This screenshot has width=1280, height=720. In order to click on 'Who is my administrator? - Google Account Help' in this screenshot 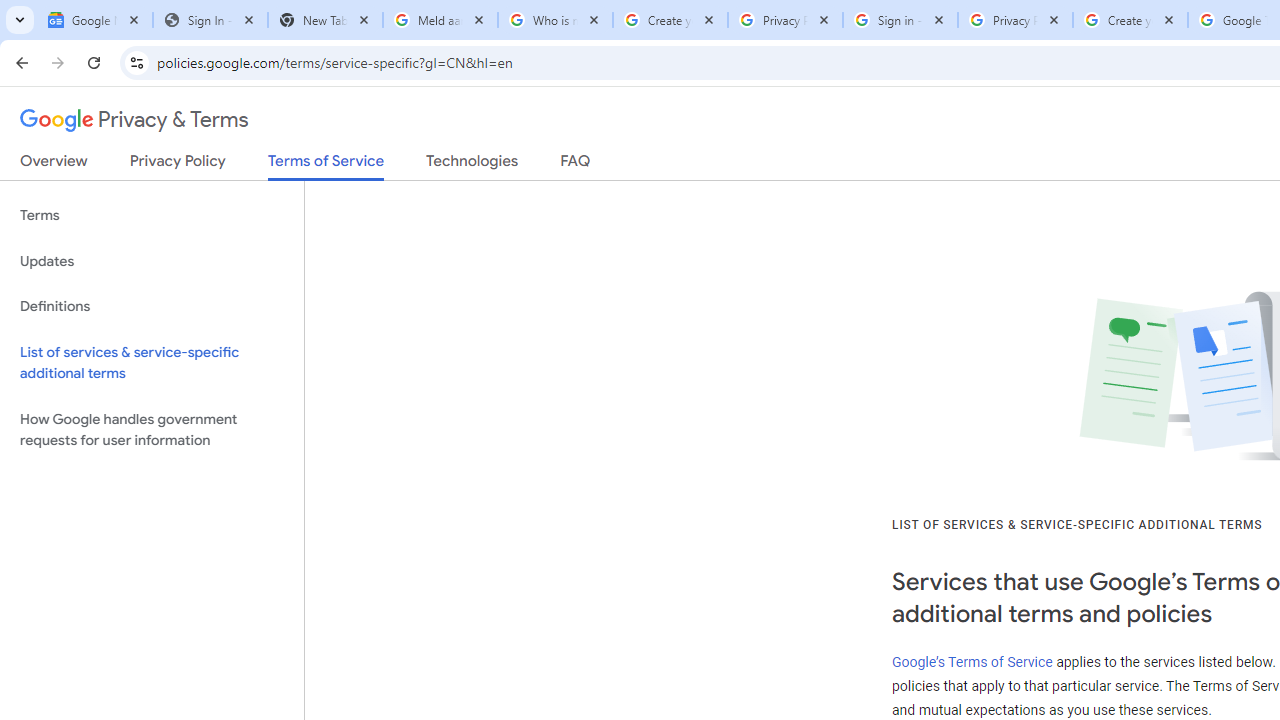, I will do `click(555, 20)`.